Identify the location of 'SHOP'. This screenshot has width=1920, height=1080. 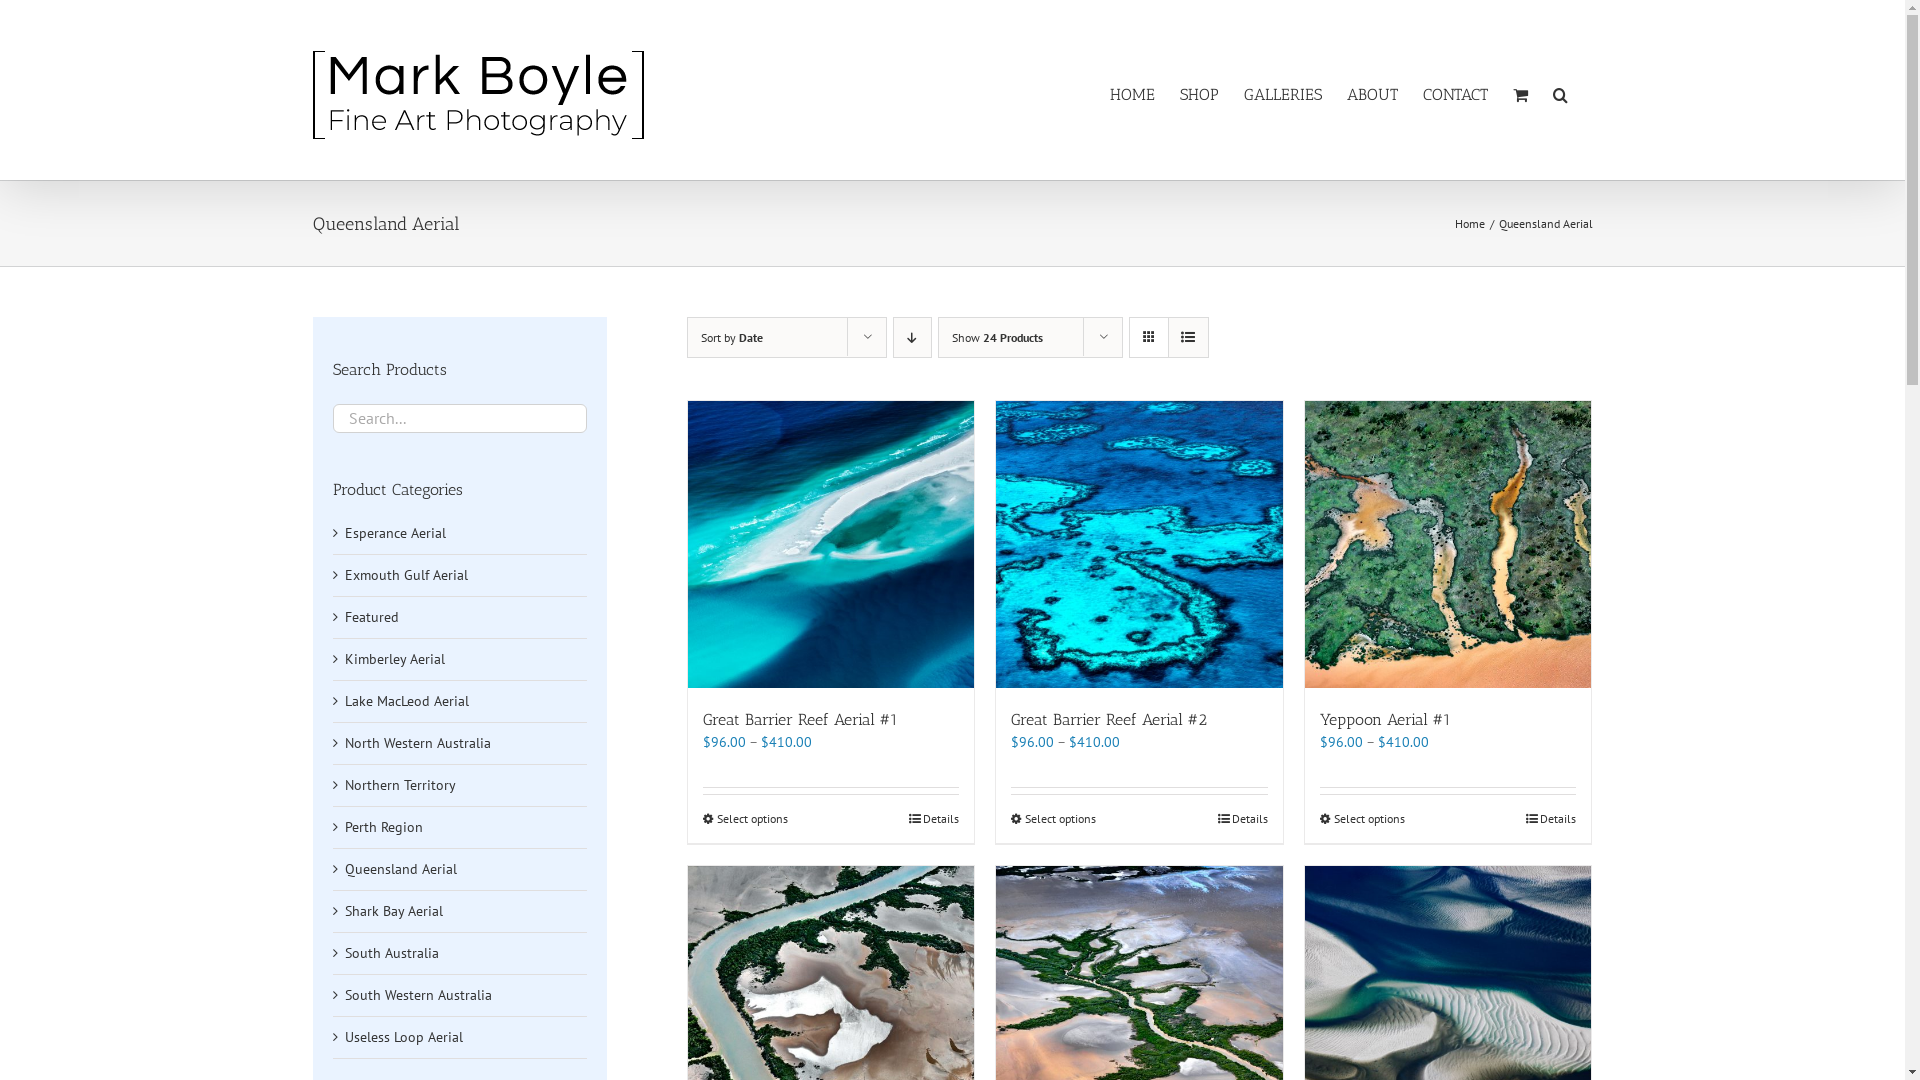
(1199, 95).